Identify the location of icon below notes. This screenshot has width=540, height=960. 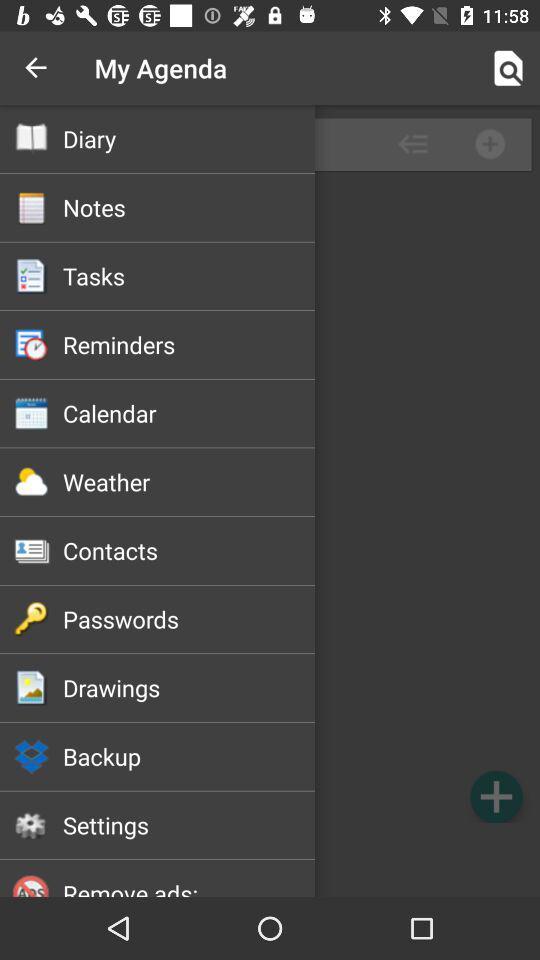
(189, 275).